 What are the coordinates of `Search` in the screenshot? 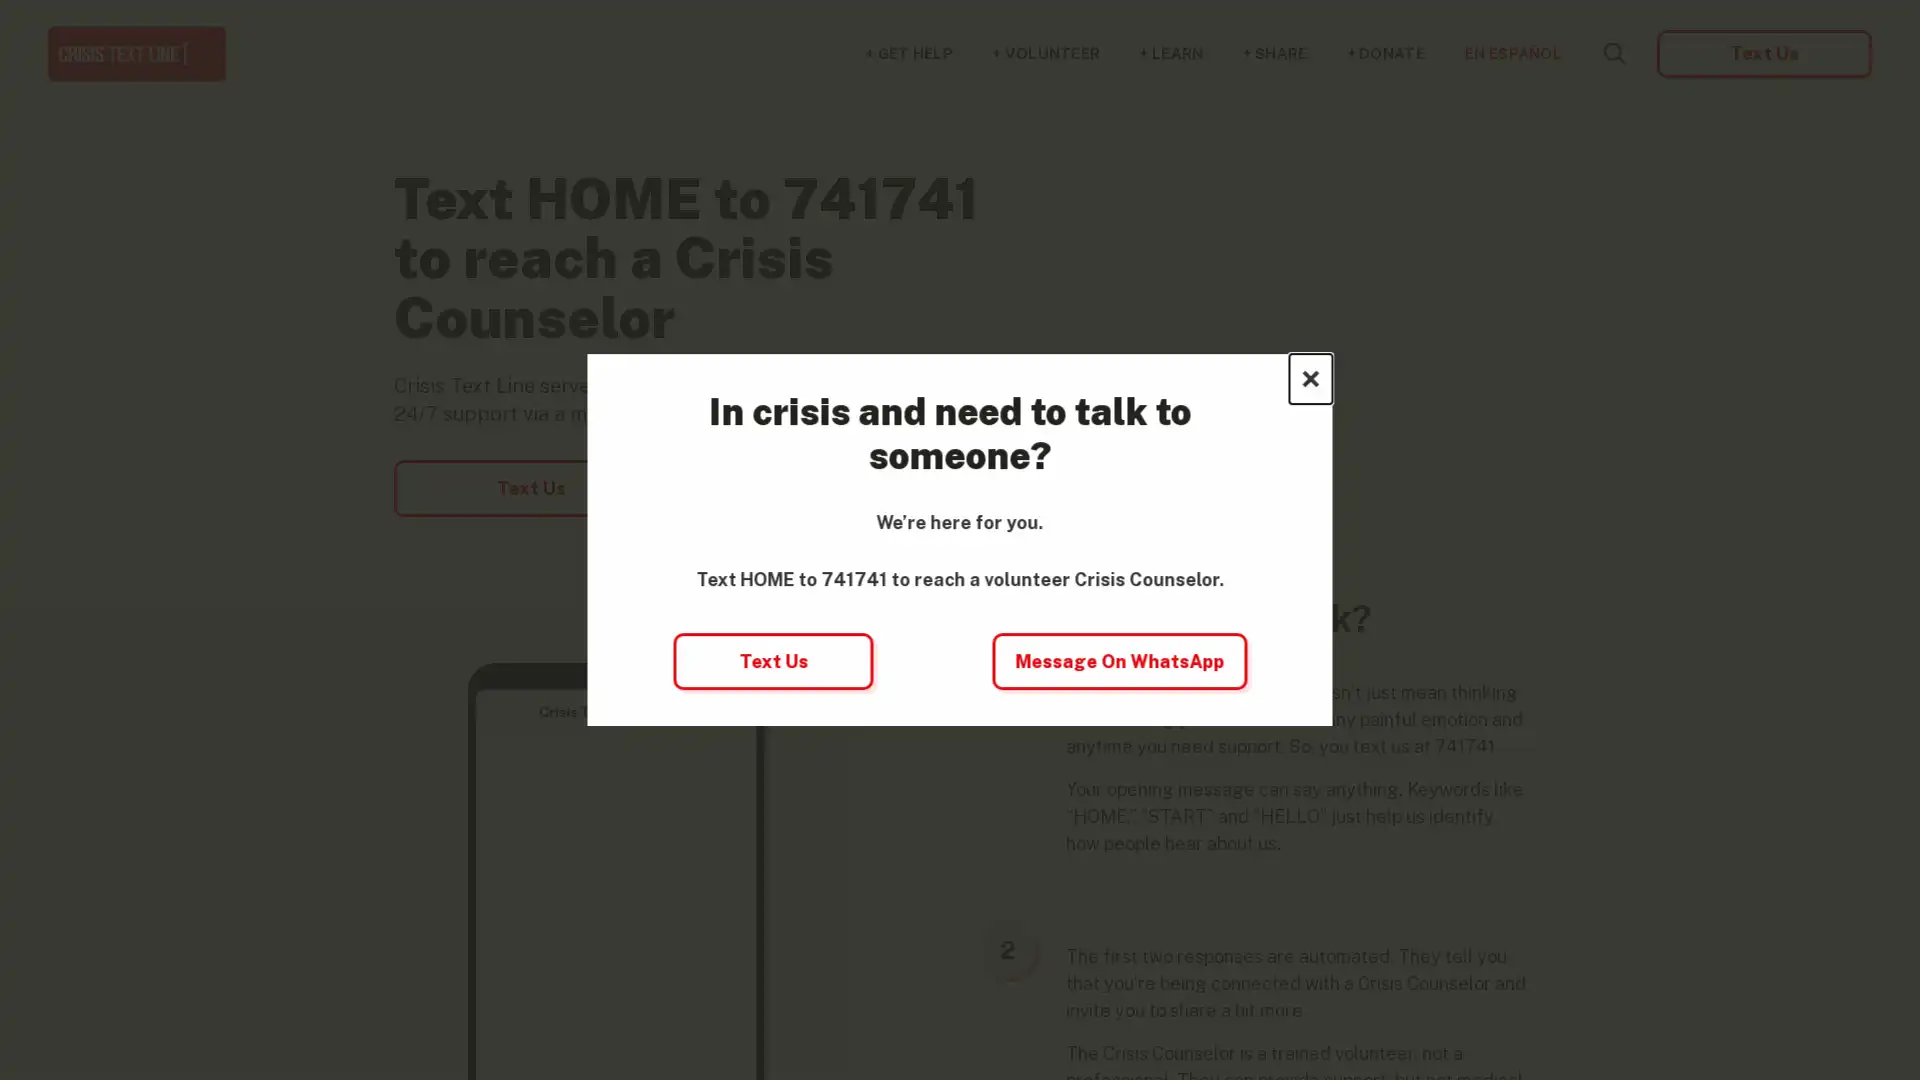 It's located at (1614, 53).